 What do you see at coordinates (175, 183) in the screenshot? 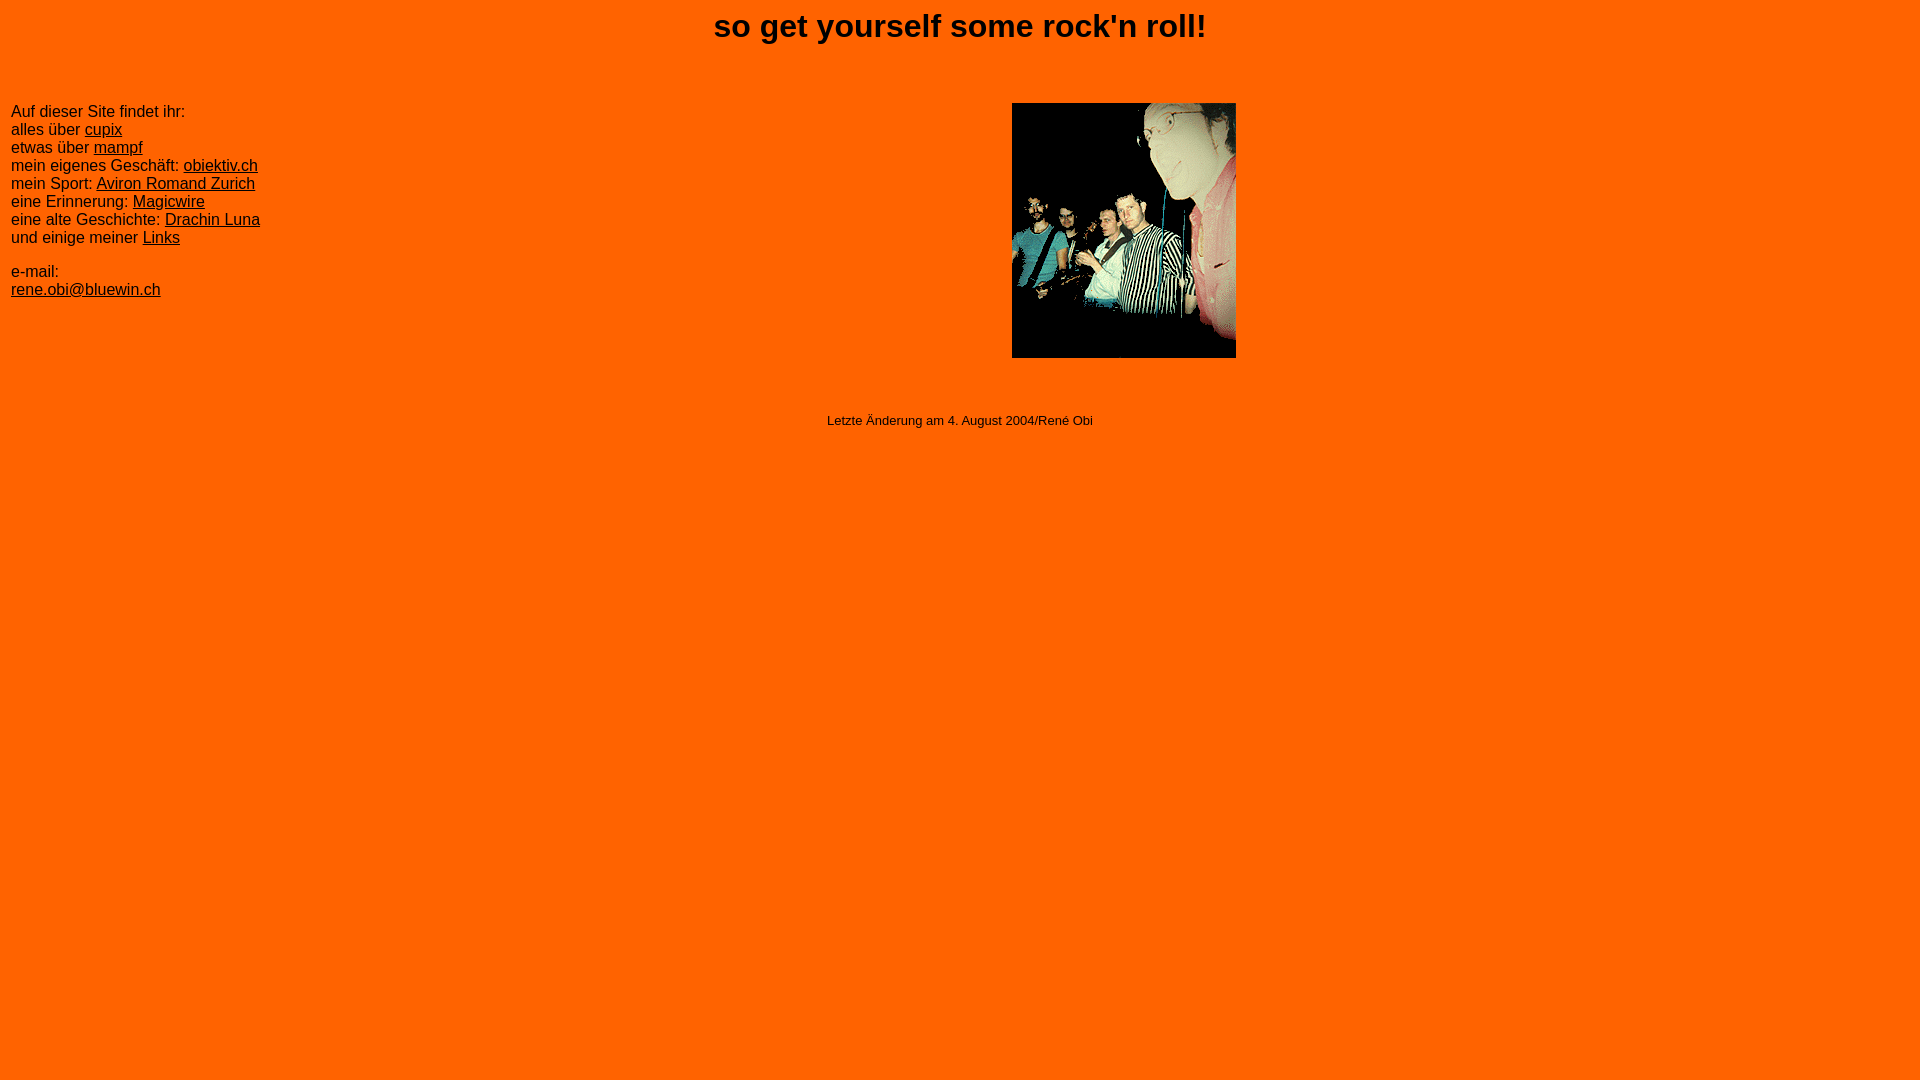
I see `'Aviron Romand Zurich'` at bounding box center [175, 183].